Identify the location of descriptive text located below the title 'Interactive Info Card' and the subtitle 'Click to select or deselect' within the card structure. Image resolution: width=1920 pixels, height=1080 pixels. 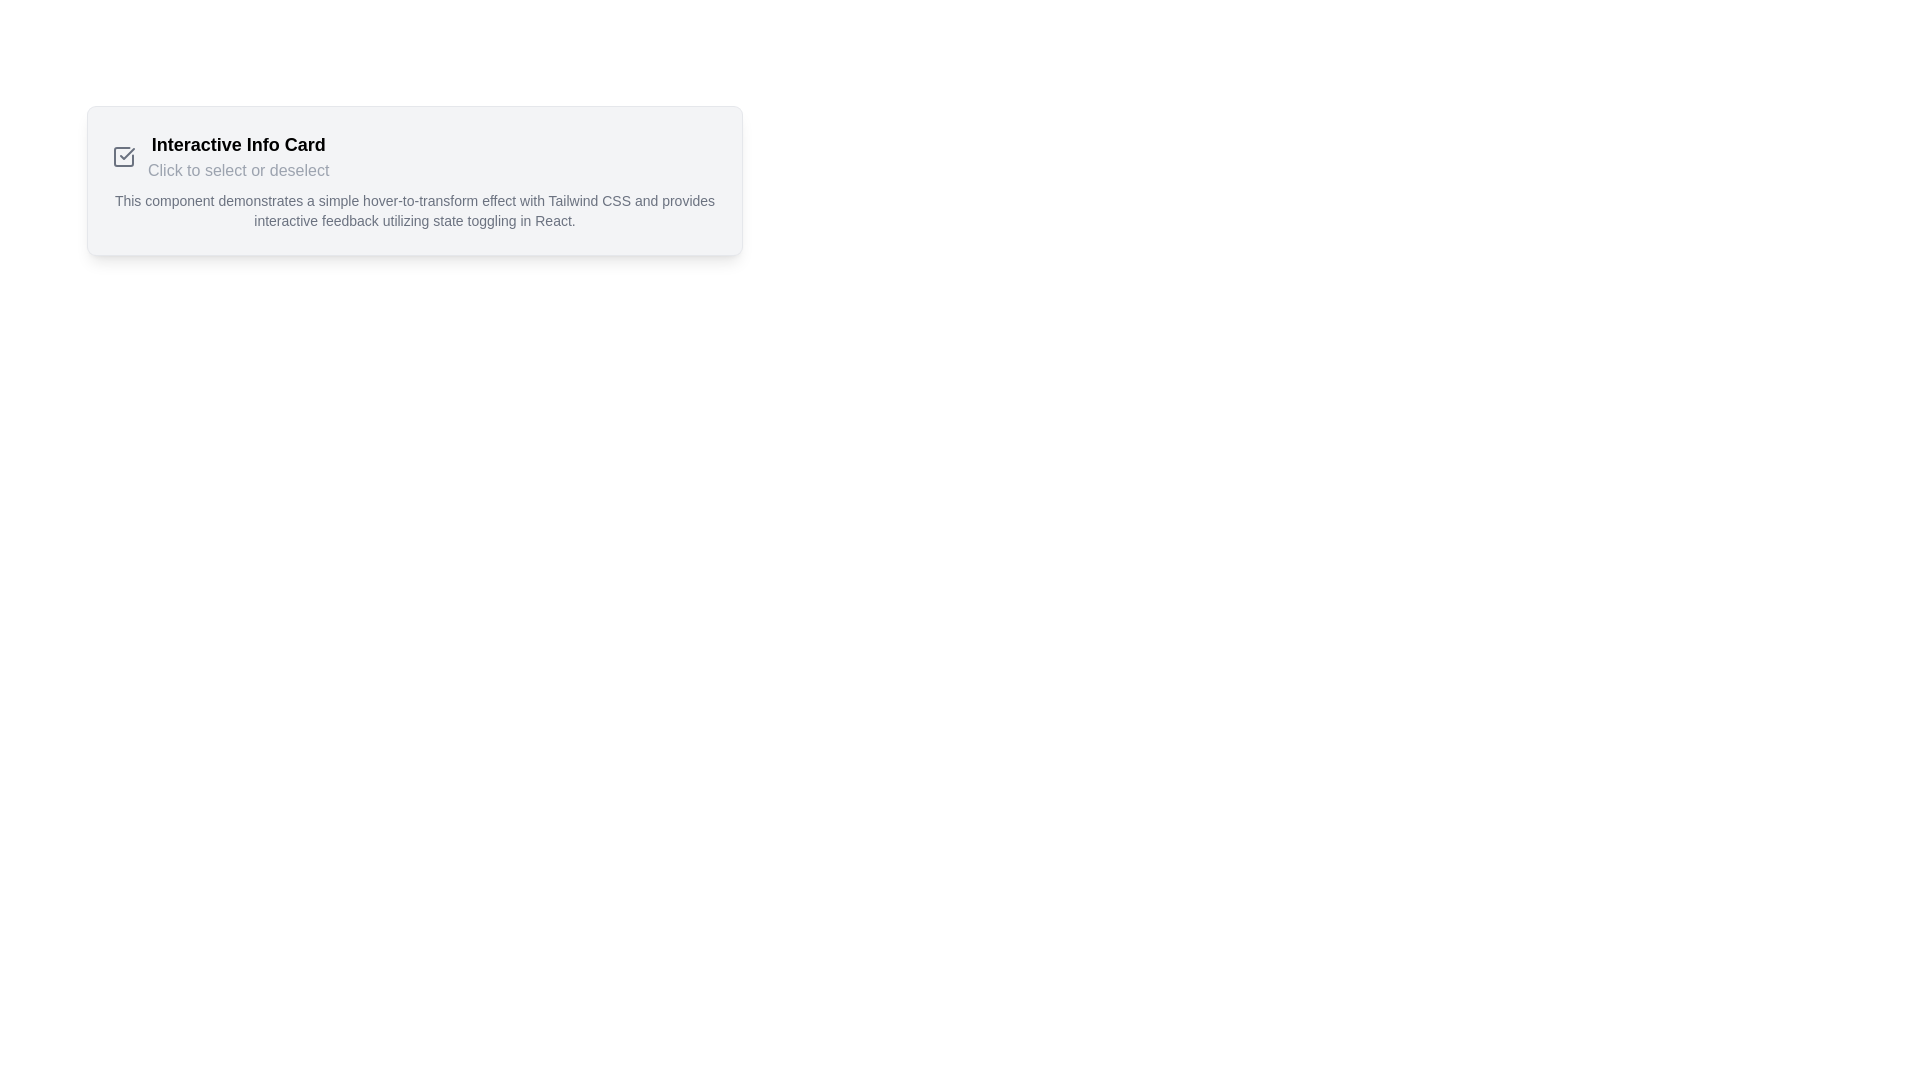
(413, 211).